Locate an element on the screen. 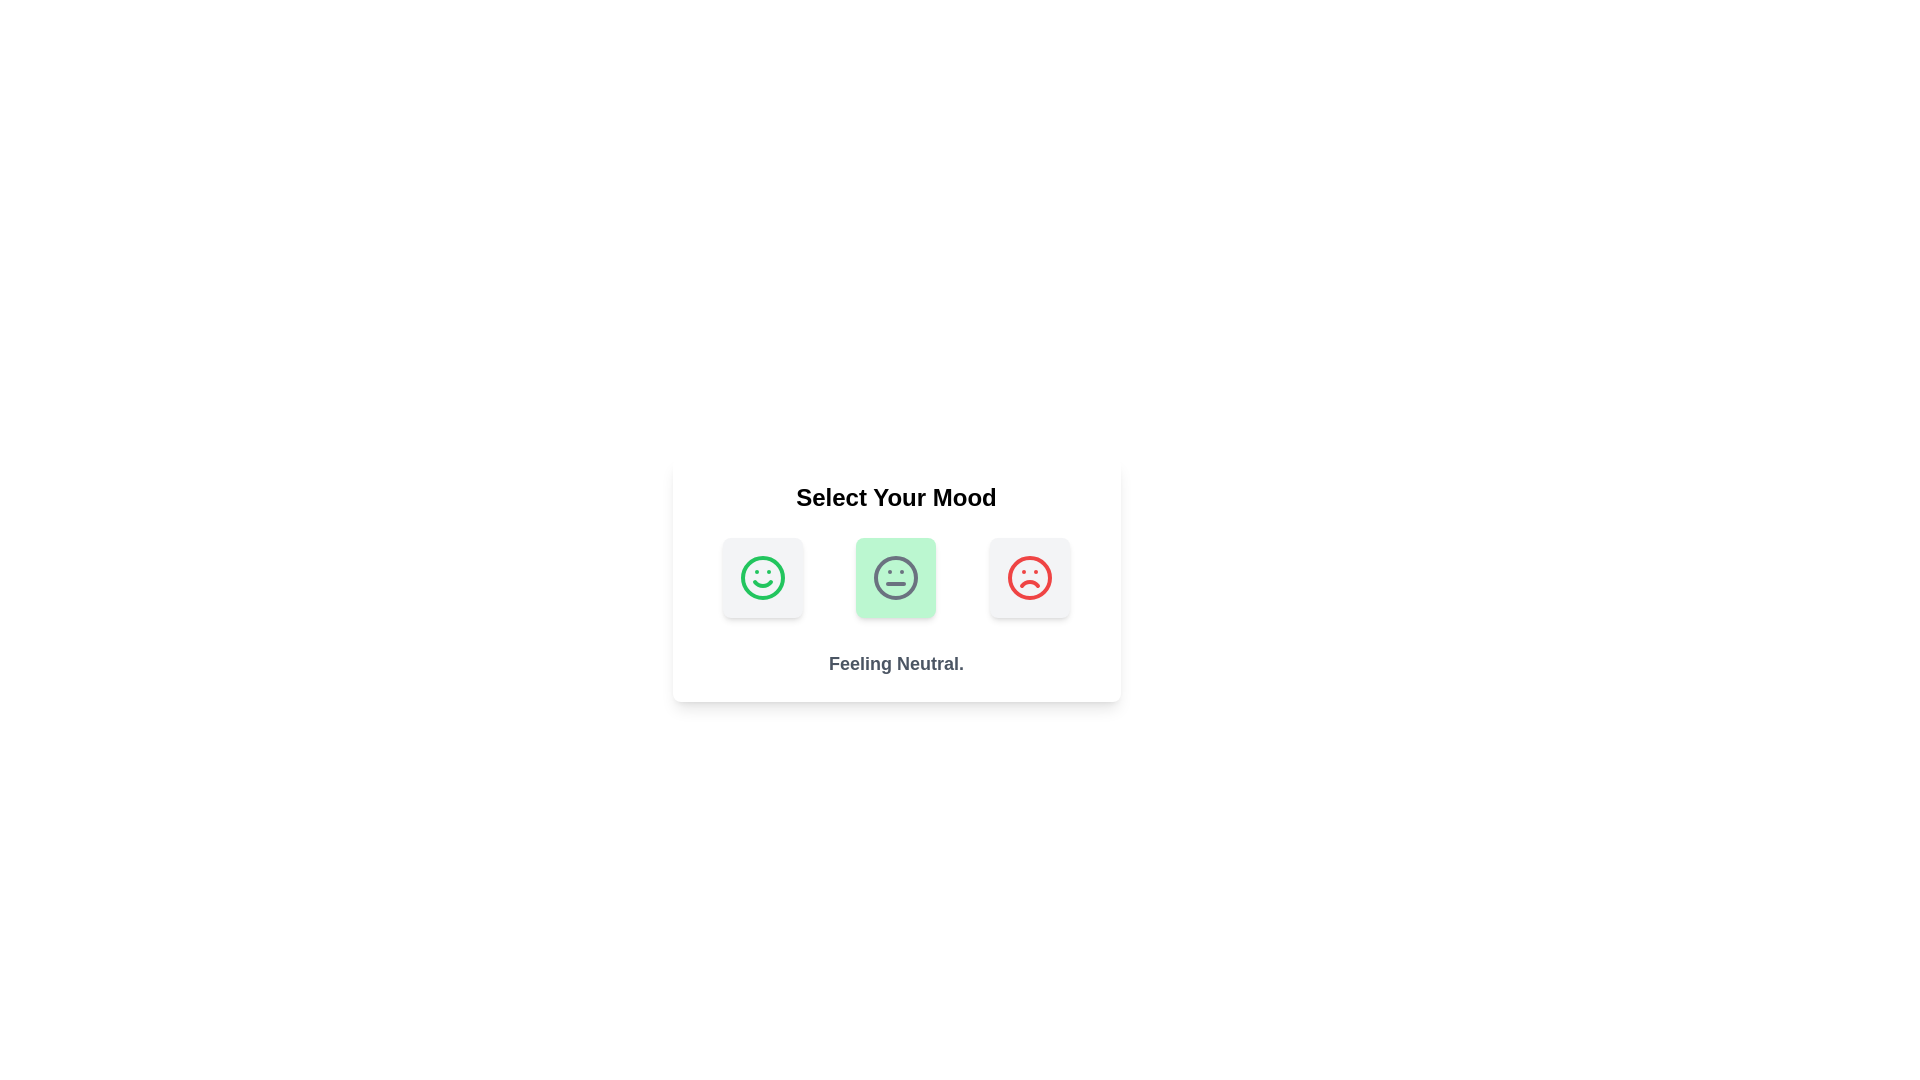  the first interactive button with an icon that allows the user is located at coordinates (762, 578).